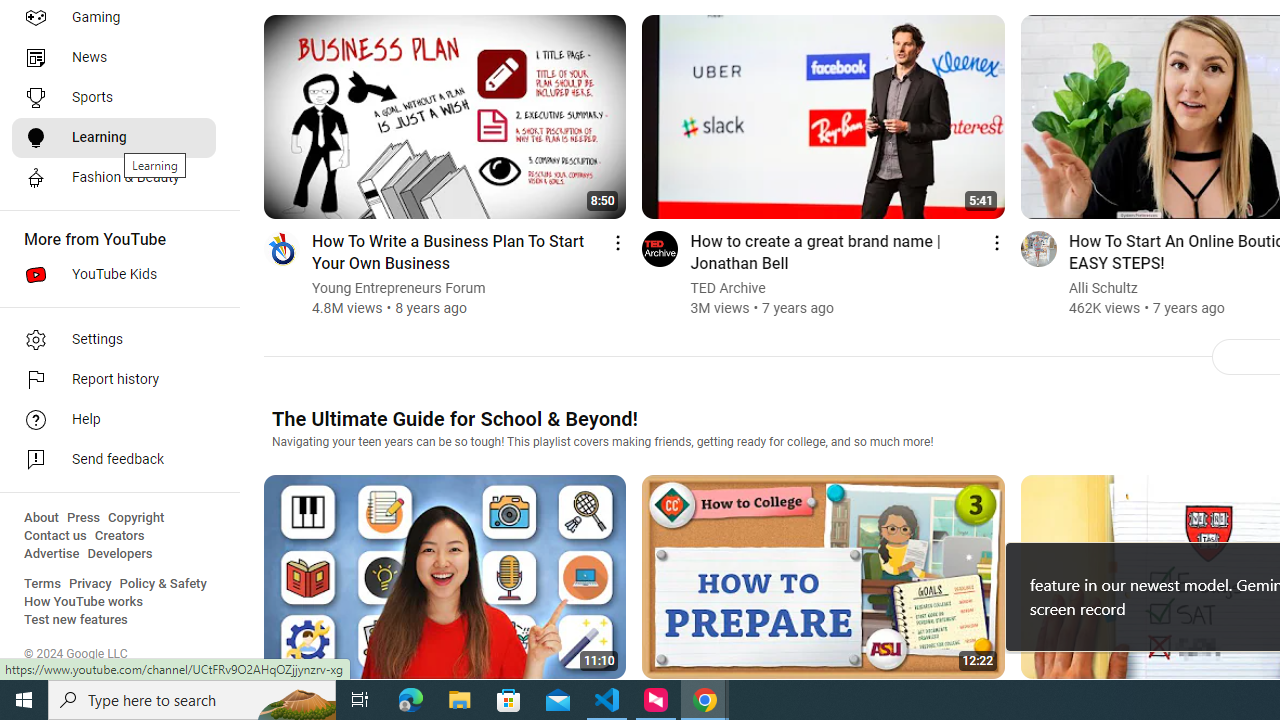 Image resolution: width=1280 pixels, height=720 pixels. What do you see at coordinates (112, 380) in the screenshot?
I see `'Report history'` at bounding box center [112, 380].